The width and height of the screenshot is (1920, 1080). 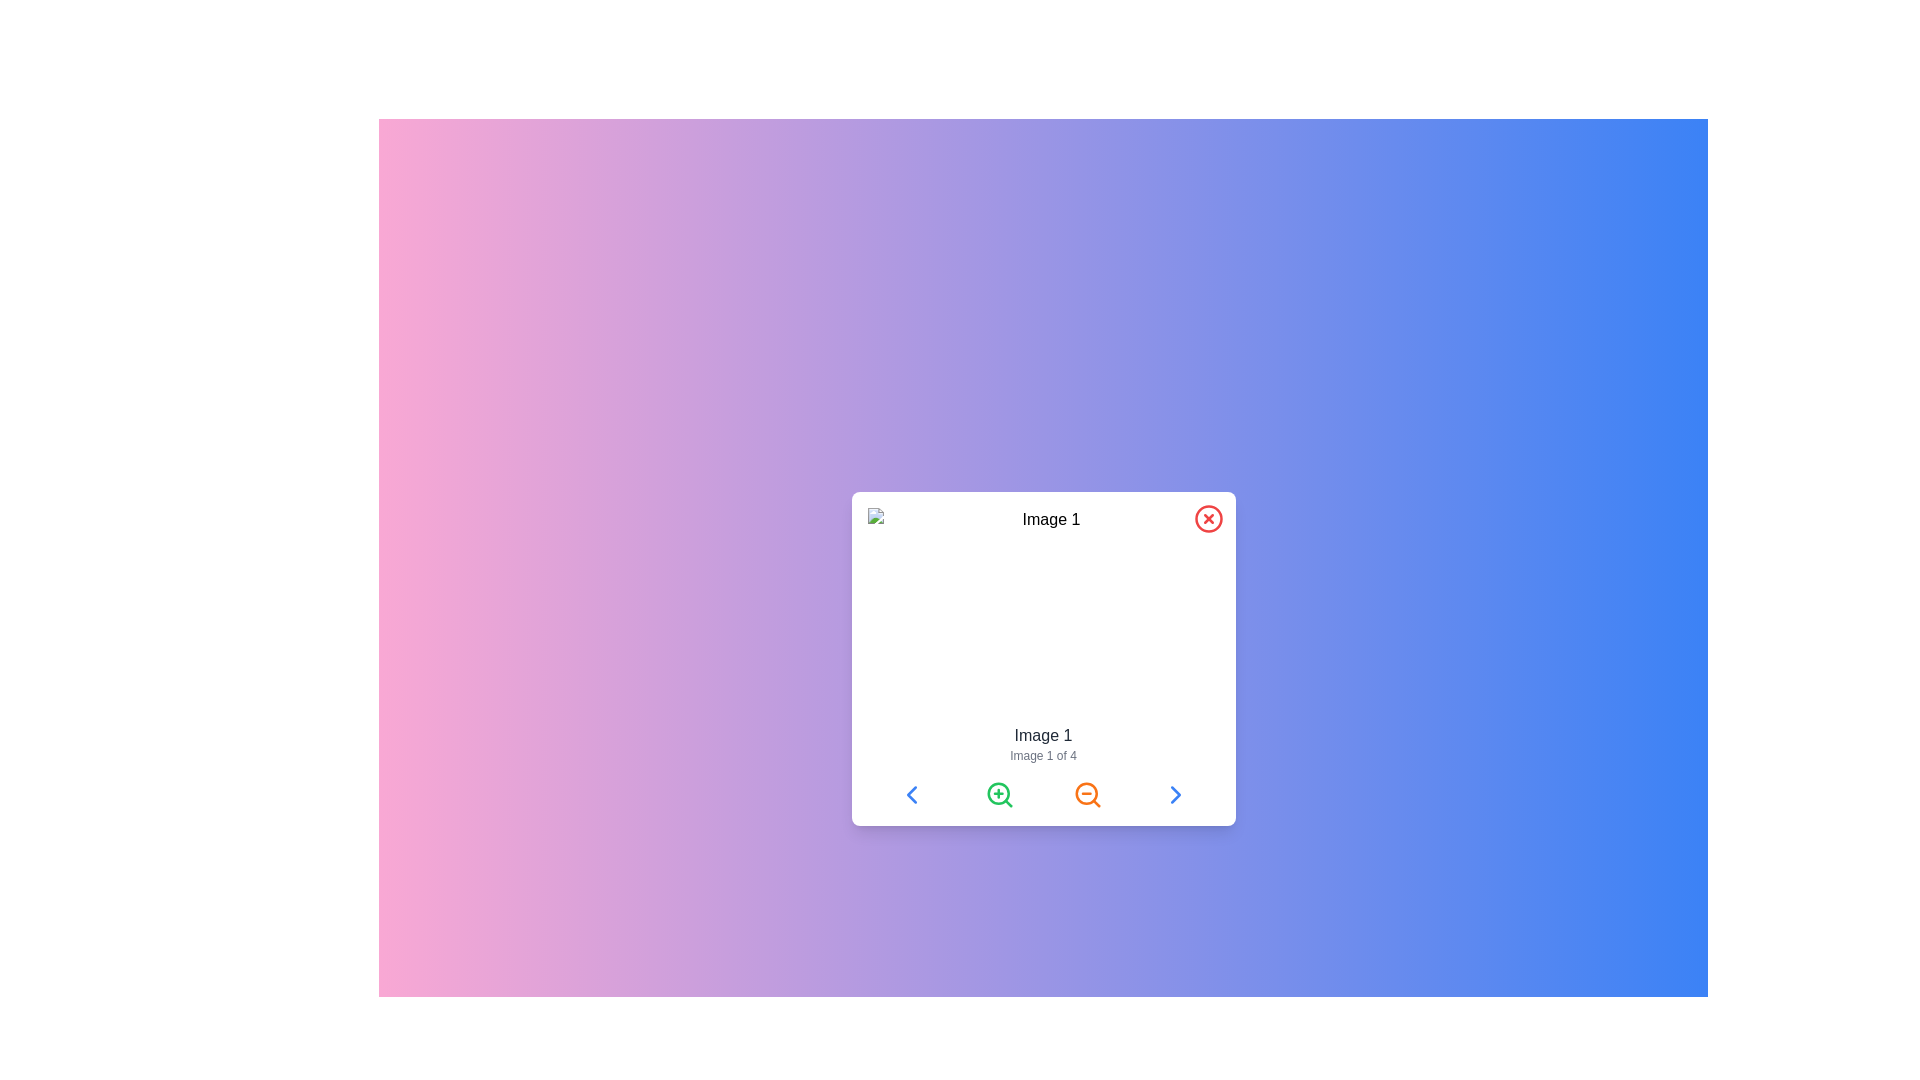 I want to click on the circular SVG shape that forms part of the zoom-in control button in the bottom-center control bar of the floating modal box, so click(x=998, y=792).